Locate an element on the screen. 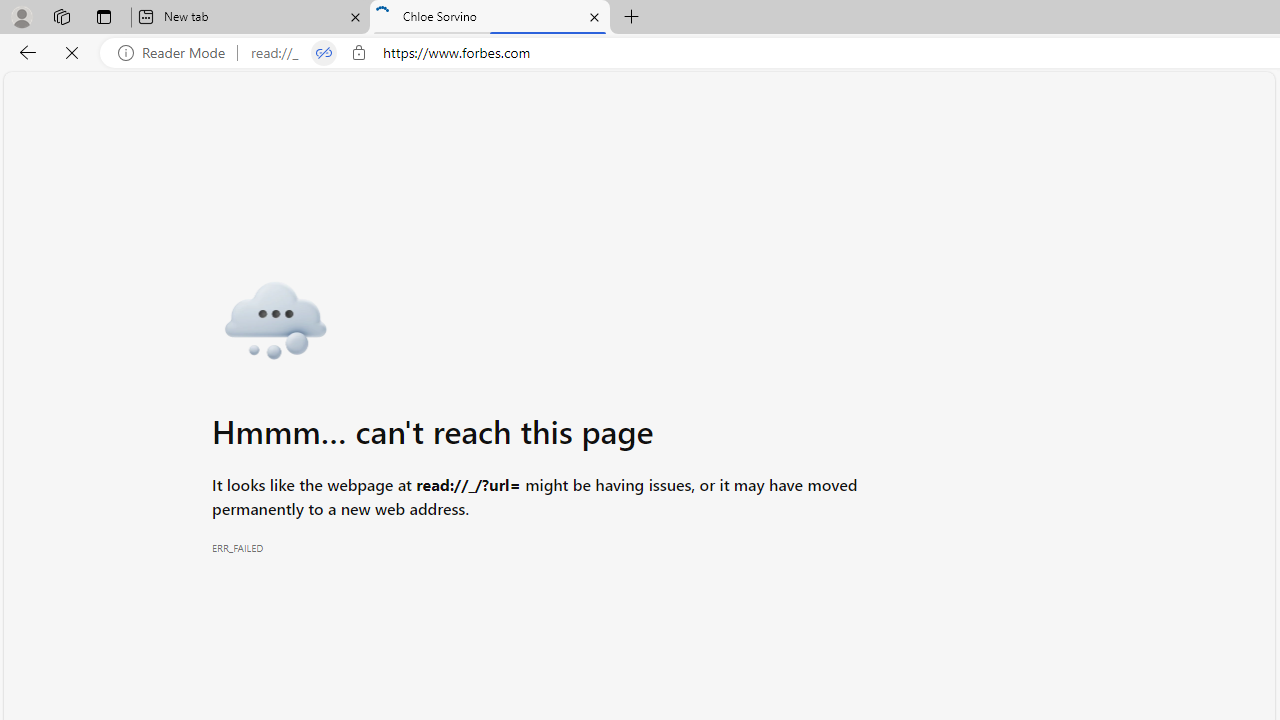 This screenshot has width=1280, height=720. 'Chloe Sorvino' is located at coordinates (490, 17).